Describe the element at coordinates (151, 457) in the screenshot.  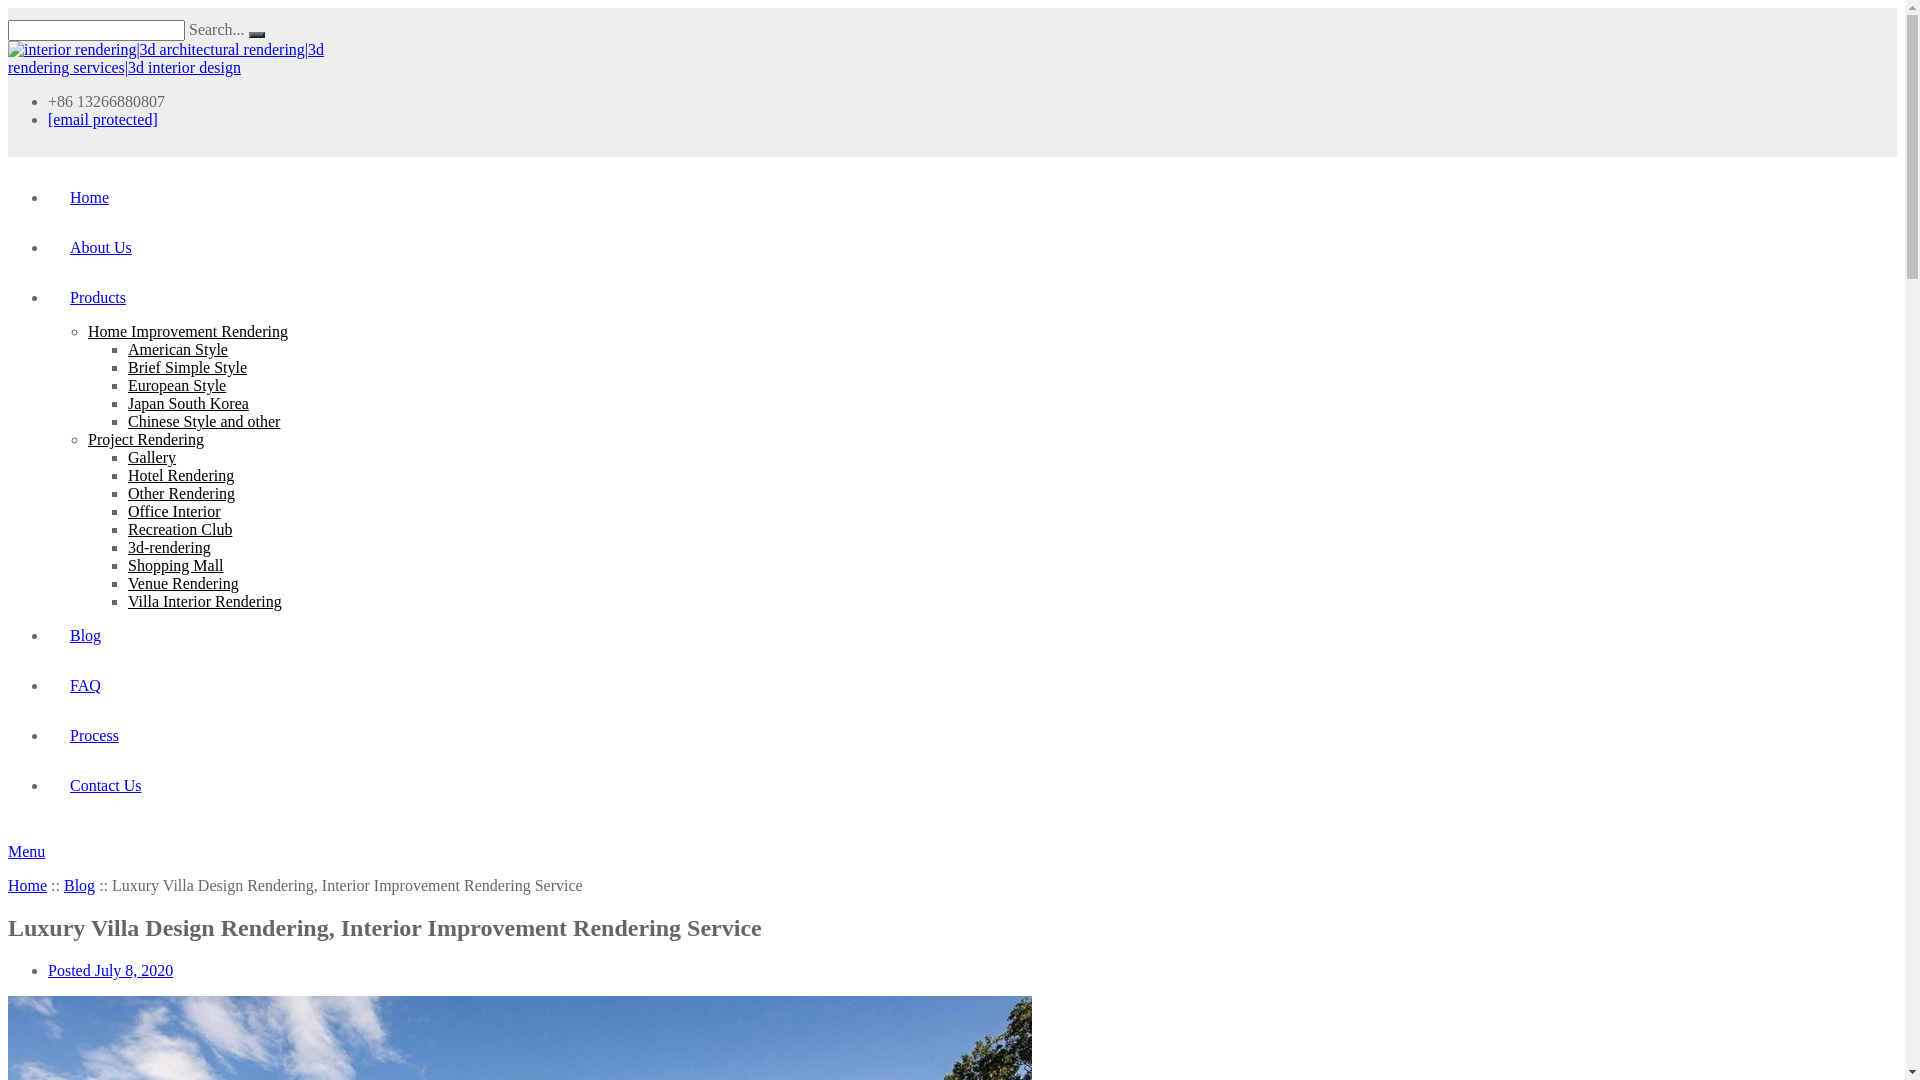
I see `'Gallery'` at that location.